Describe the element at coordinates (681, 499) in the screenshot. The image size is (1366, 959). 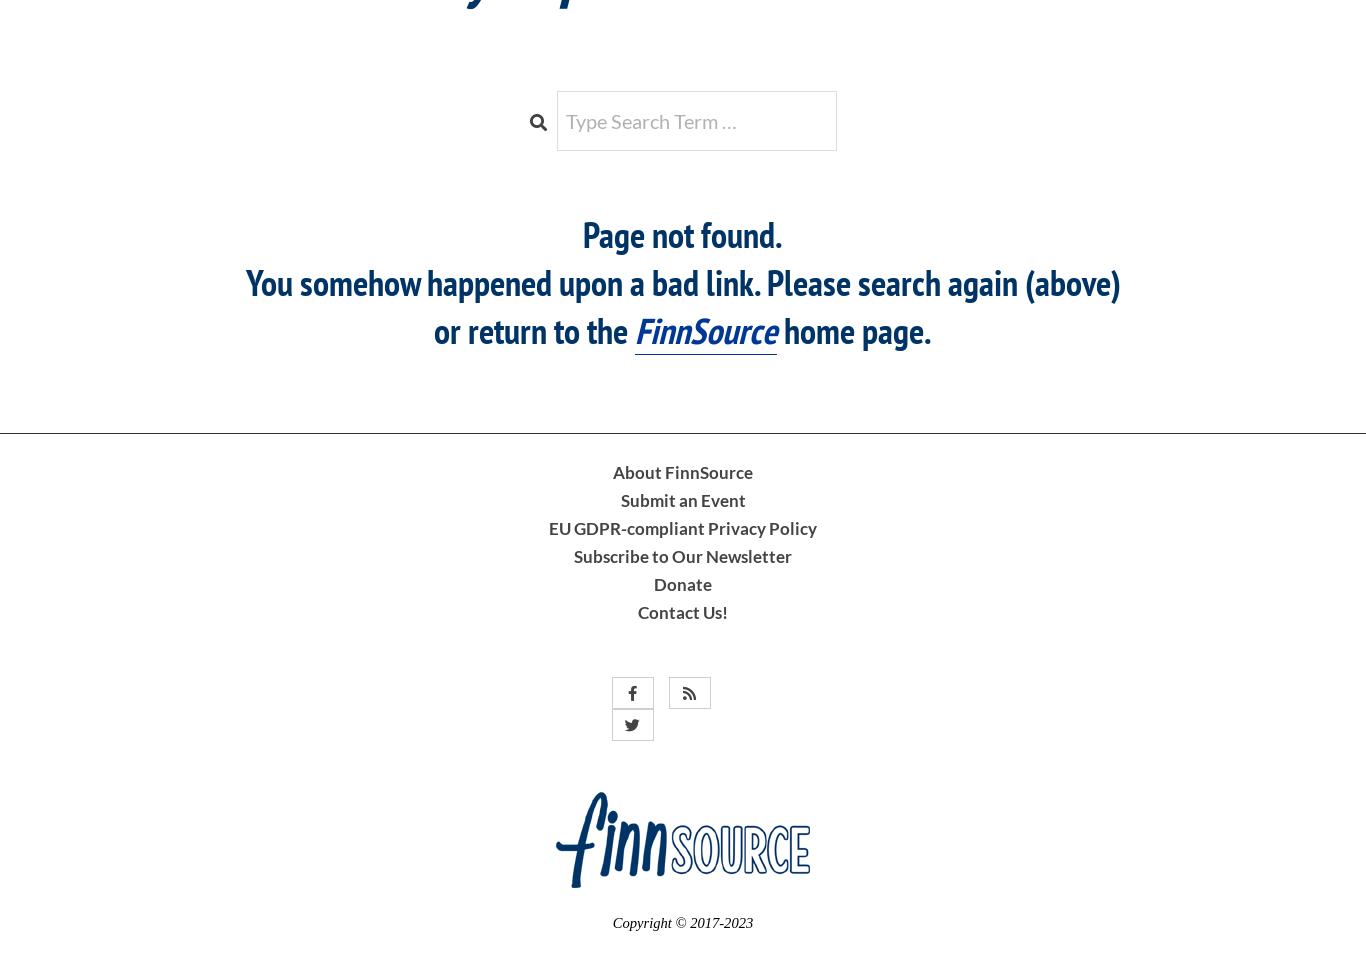
I see `'Submit an Event'` at that location.